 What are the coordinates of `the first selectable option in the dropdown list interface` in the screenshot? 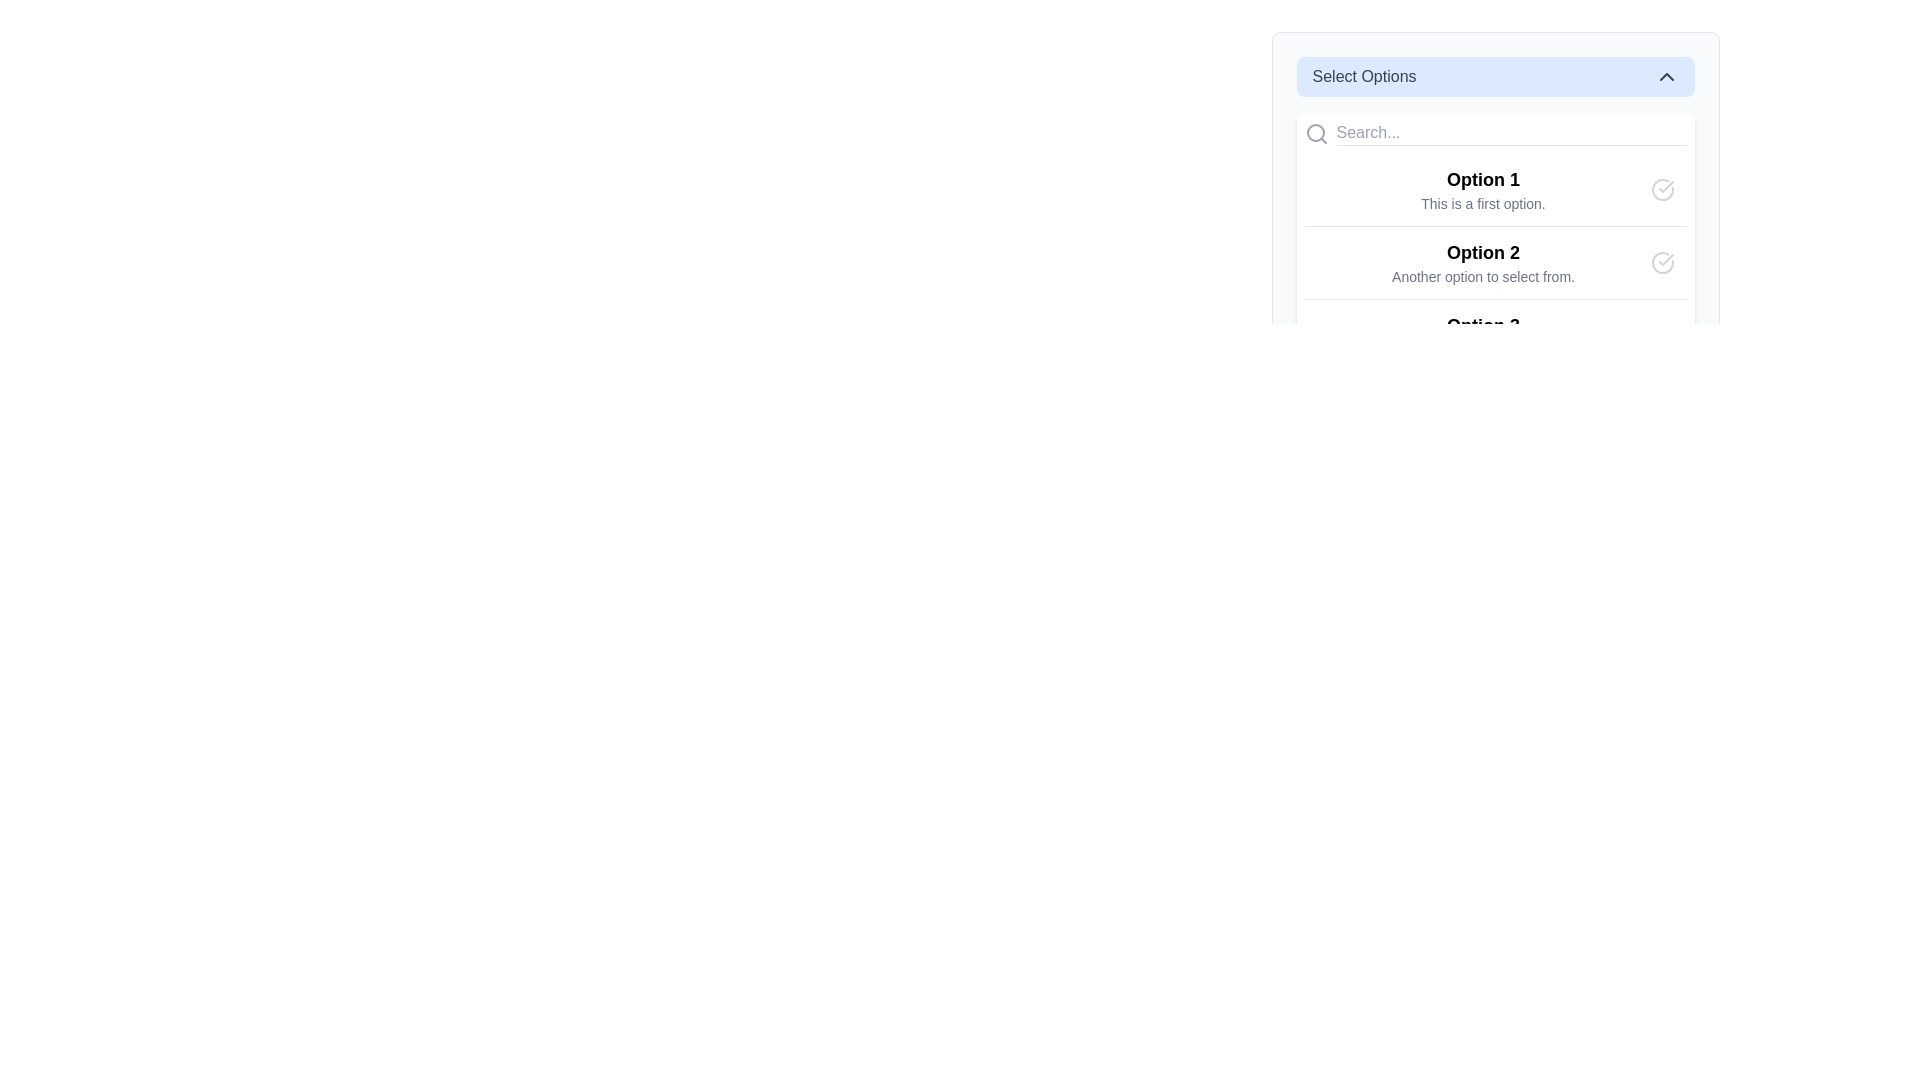 It's located at (1495, 218).